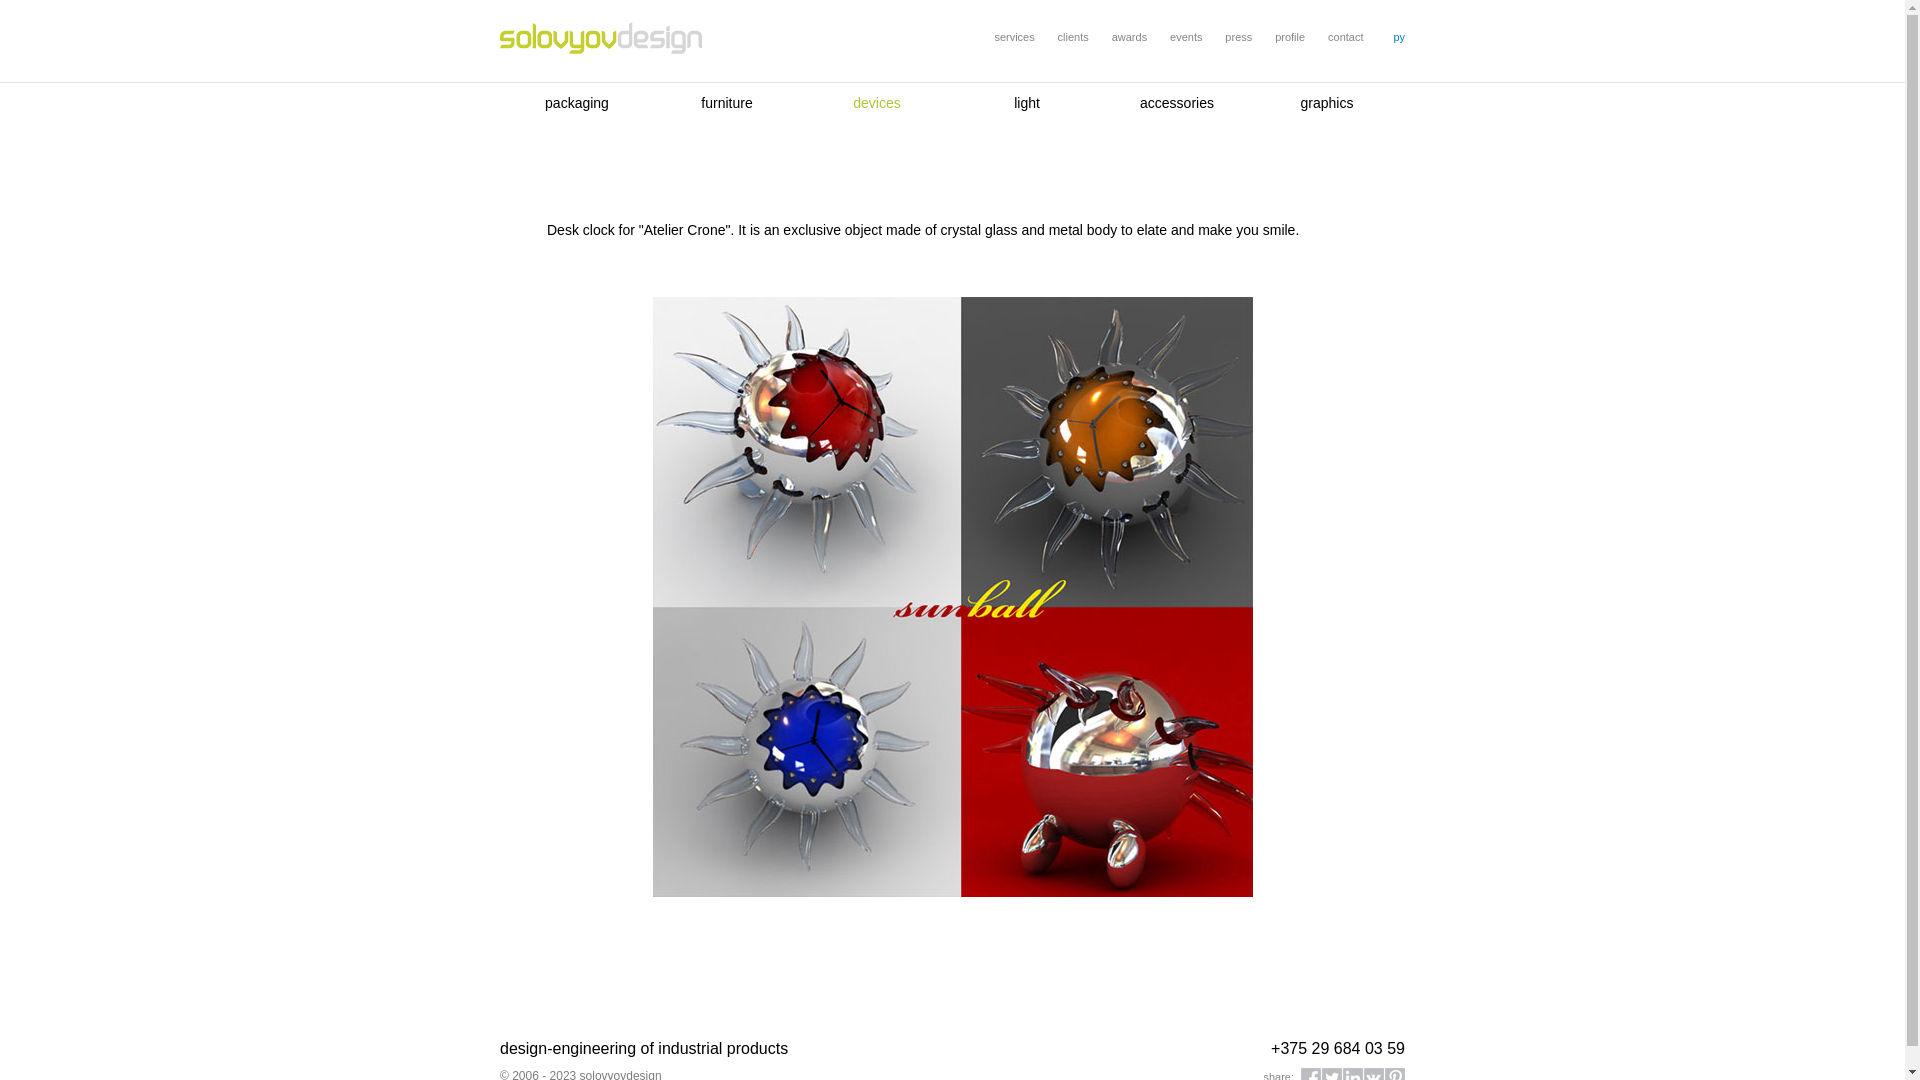 Image resolution: width=1920 pixels, height=1080 pixels. I want to click on 'py', so click(1397, 37).